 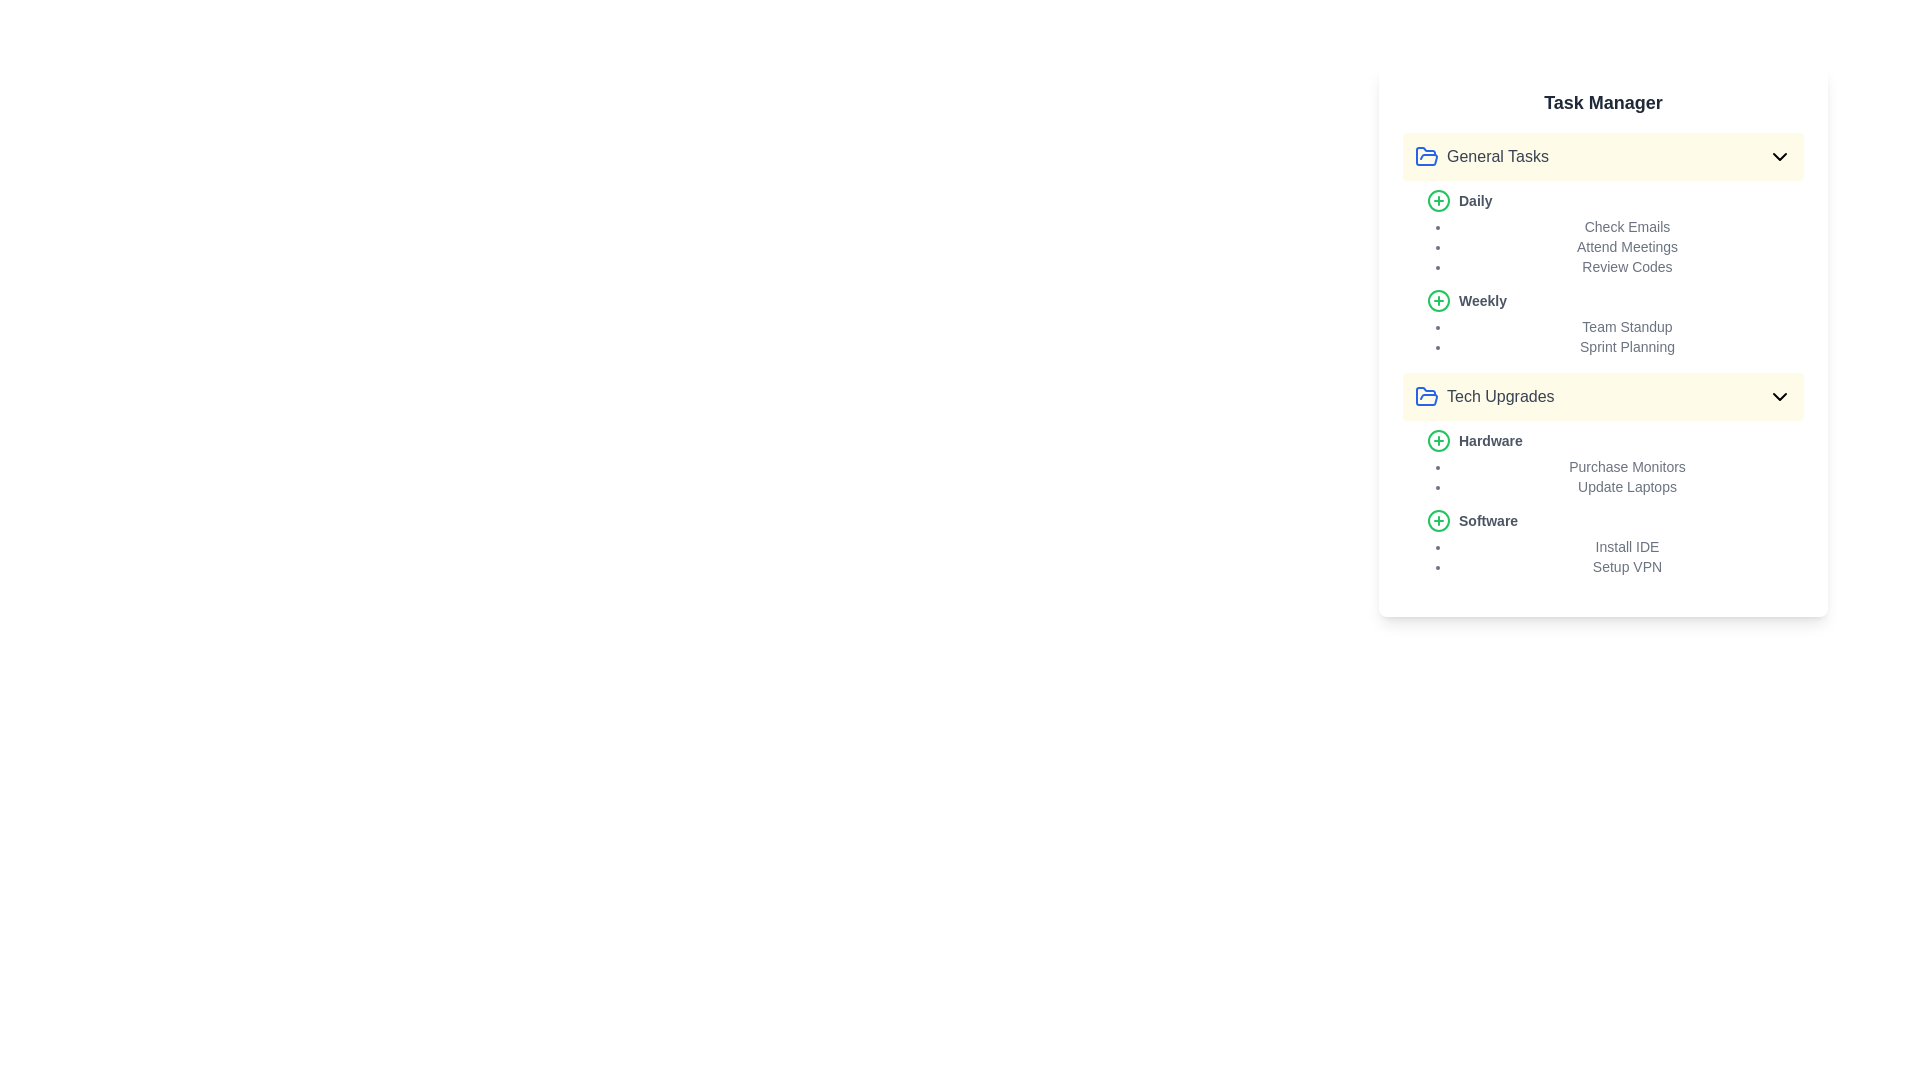 I want to click on the Chevron icon located at the far right of the 'Tech Upgrades' section in the 'Task Manager' panel, so click(x=1780, y=397).